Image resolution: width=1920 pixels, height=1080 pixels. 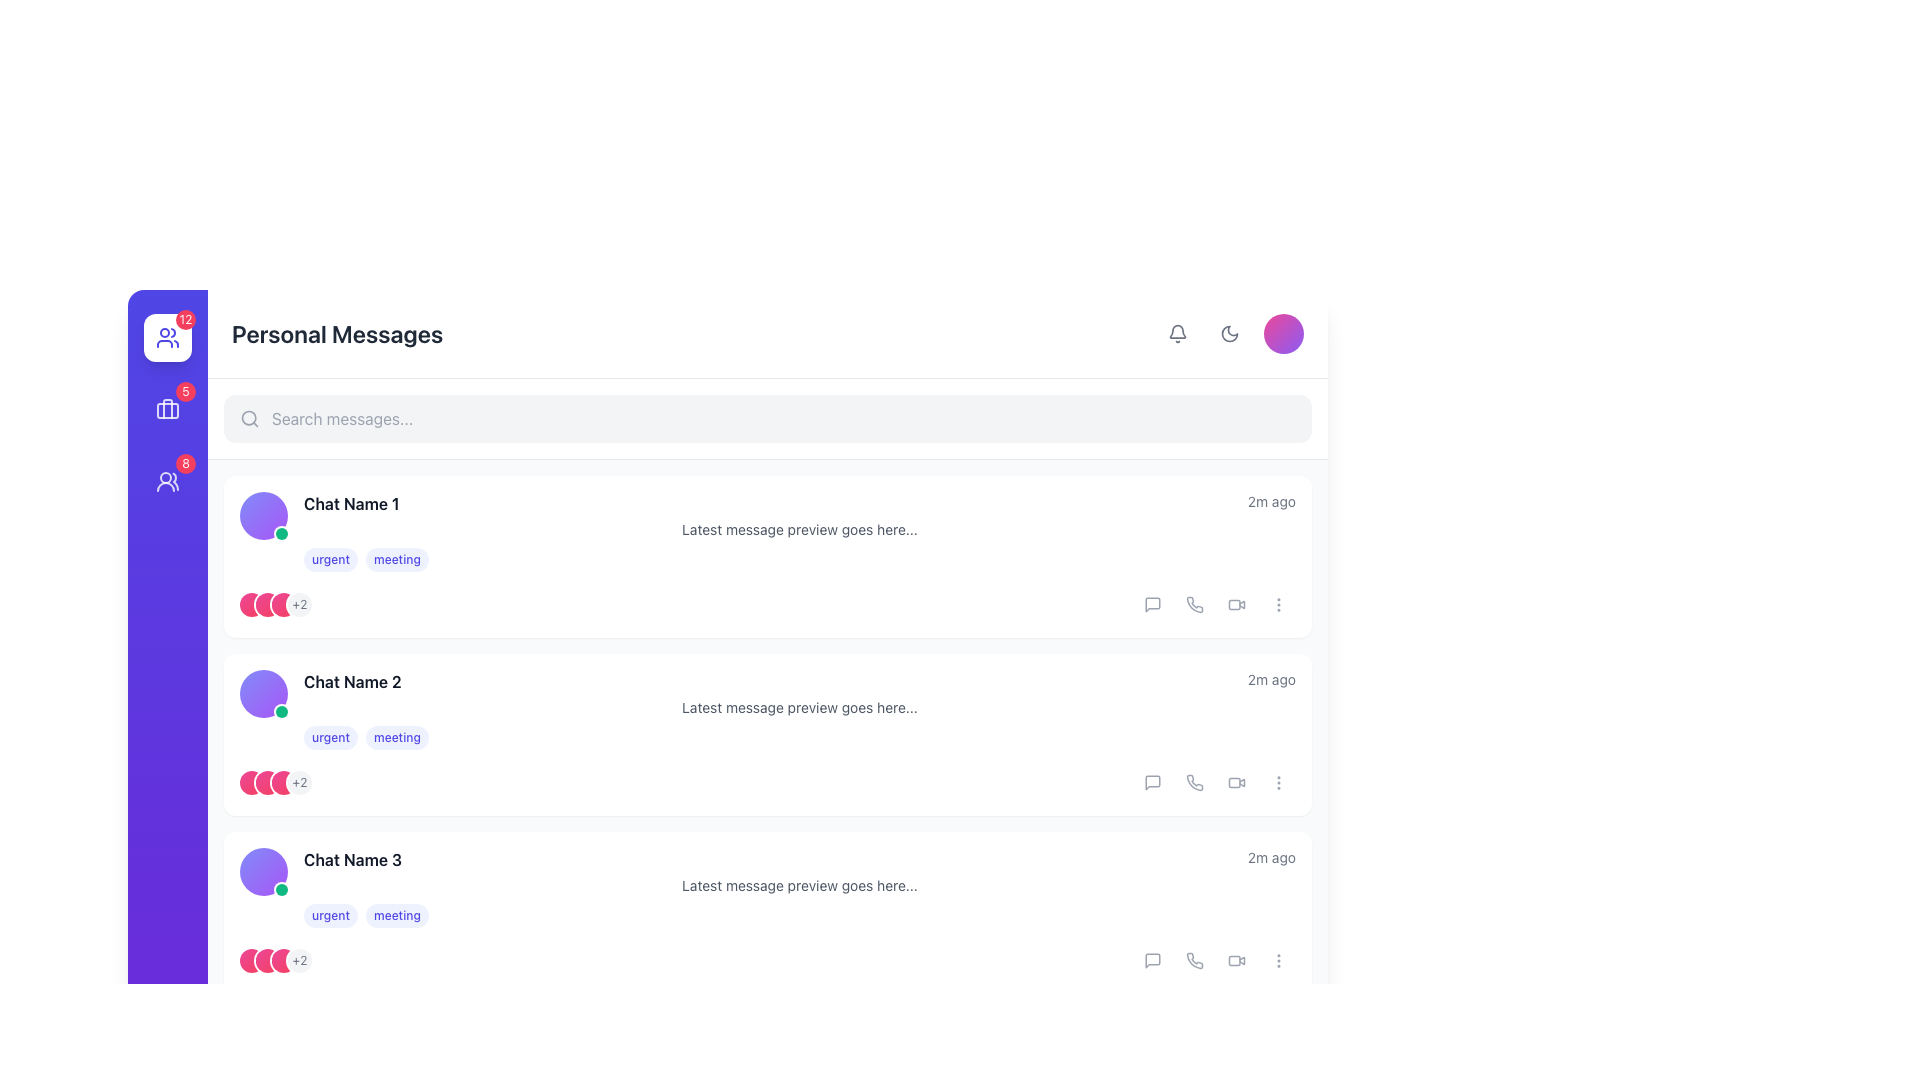 What do you see at coordinates (267, 959) in the screenshot?
I see `the second gradient circle representing a user's profile image in the chat section labeled 'Chat Name 3'` at bounding box center [267, 959].